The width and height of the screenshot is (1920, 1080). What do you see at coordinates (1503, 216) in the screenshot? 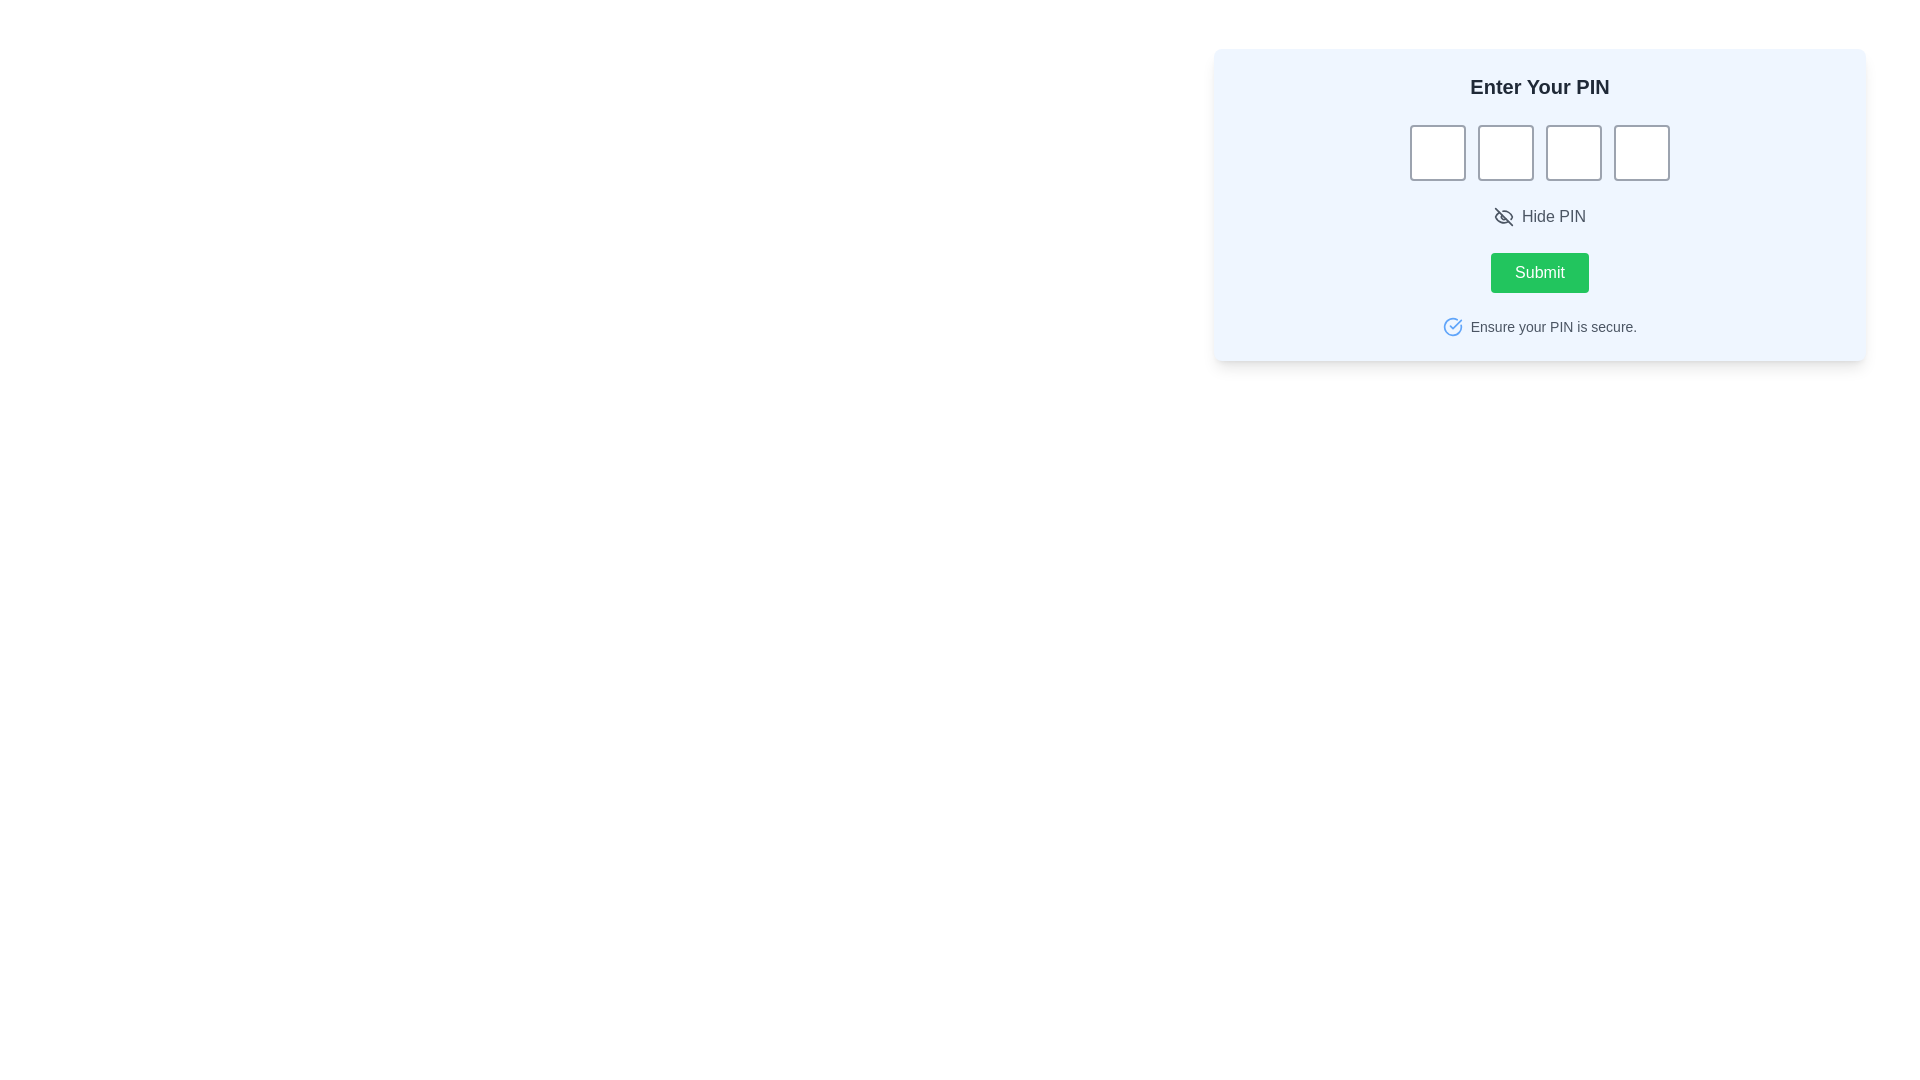
I see `the eye icon with a strikethrough line, located to the left of the 'Hide PIN' text` at bounding box center [1503, 216].